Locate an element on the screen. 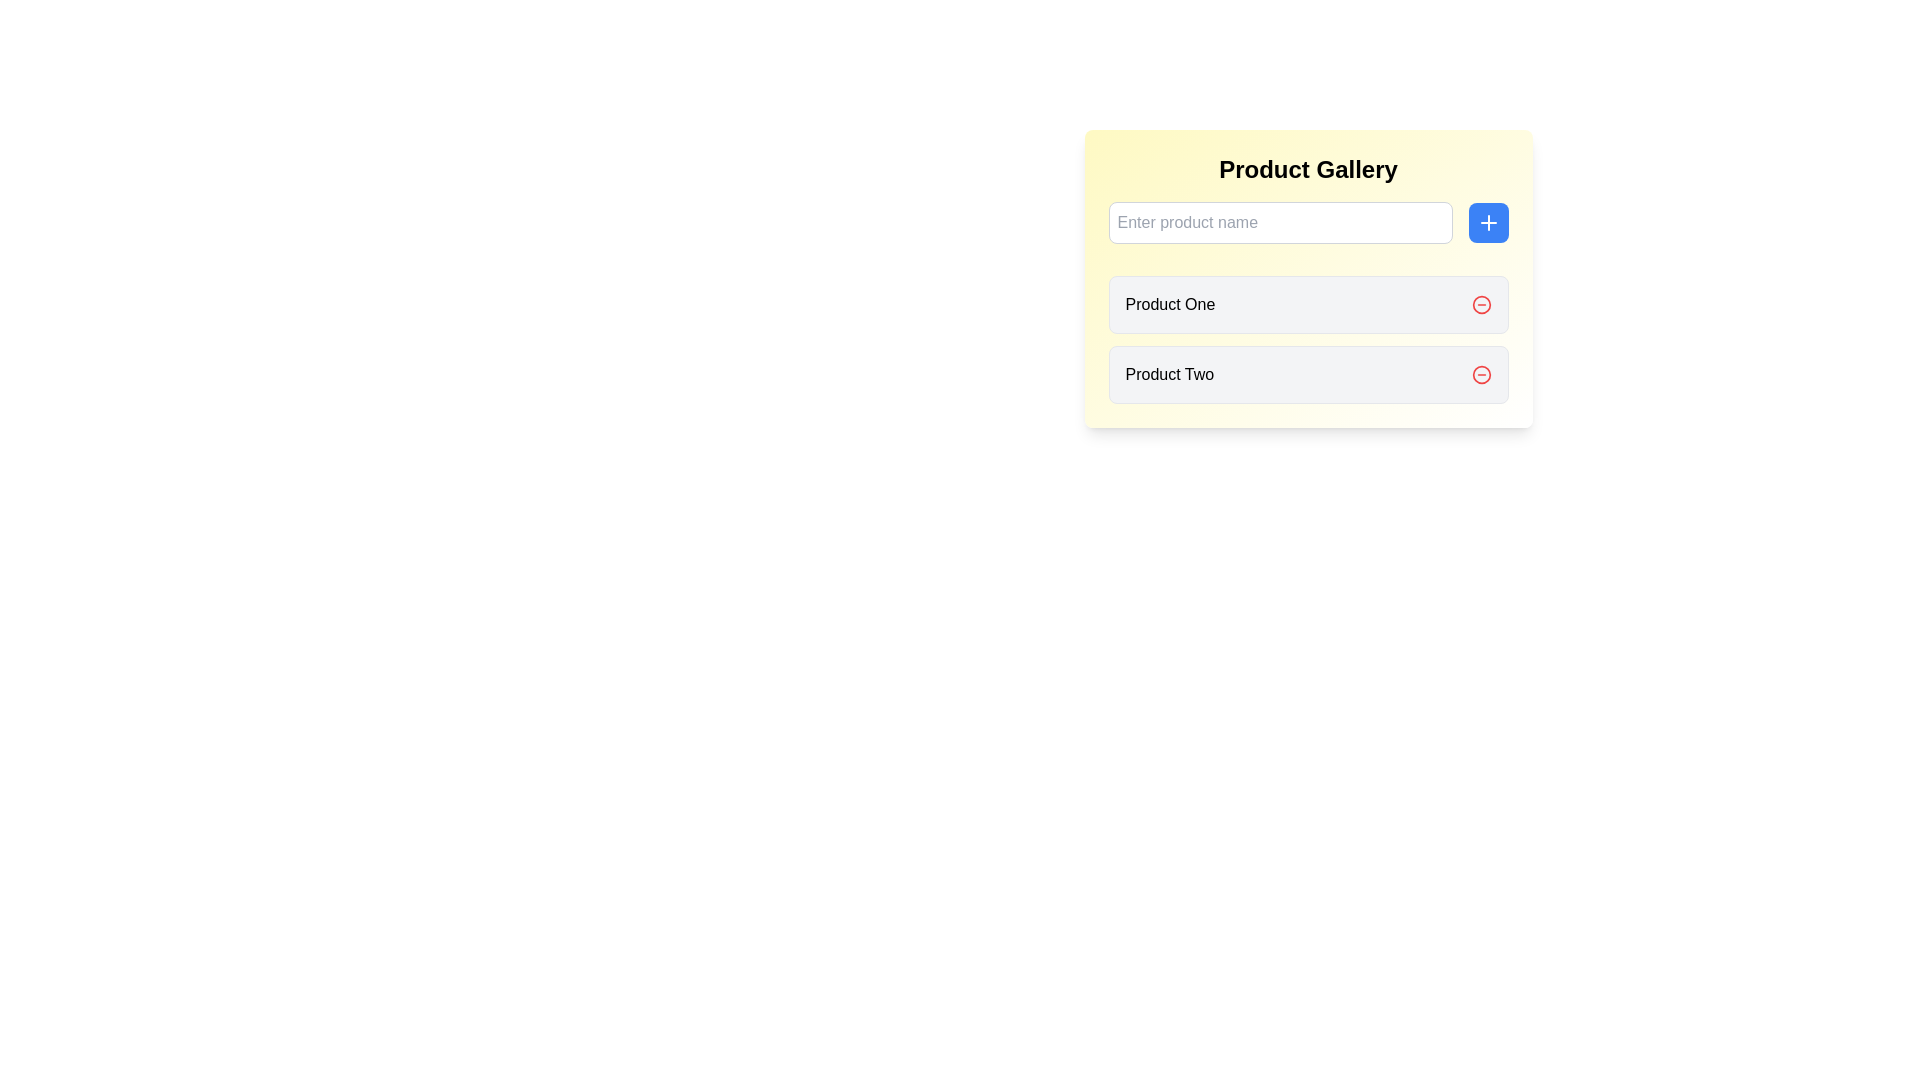 This screenshot has width=1920, height=1080. the product name label located within the product gallery, directly below the 'Product One' label is located at coordinates (1169, 374).